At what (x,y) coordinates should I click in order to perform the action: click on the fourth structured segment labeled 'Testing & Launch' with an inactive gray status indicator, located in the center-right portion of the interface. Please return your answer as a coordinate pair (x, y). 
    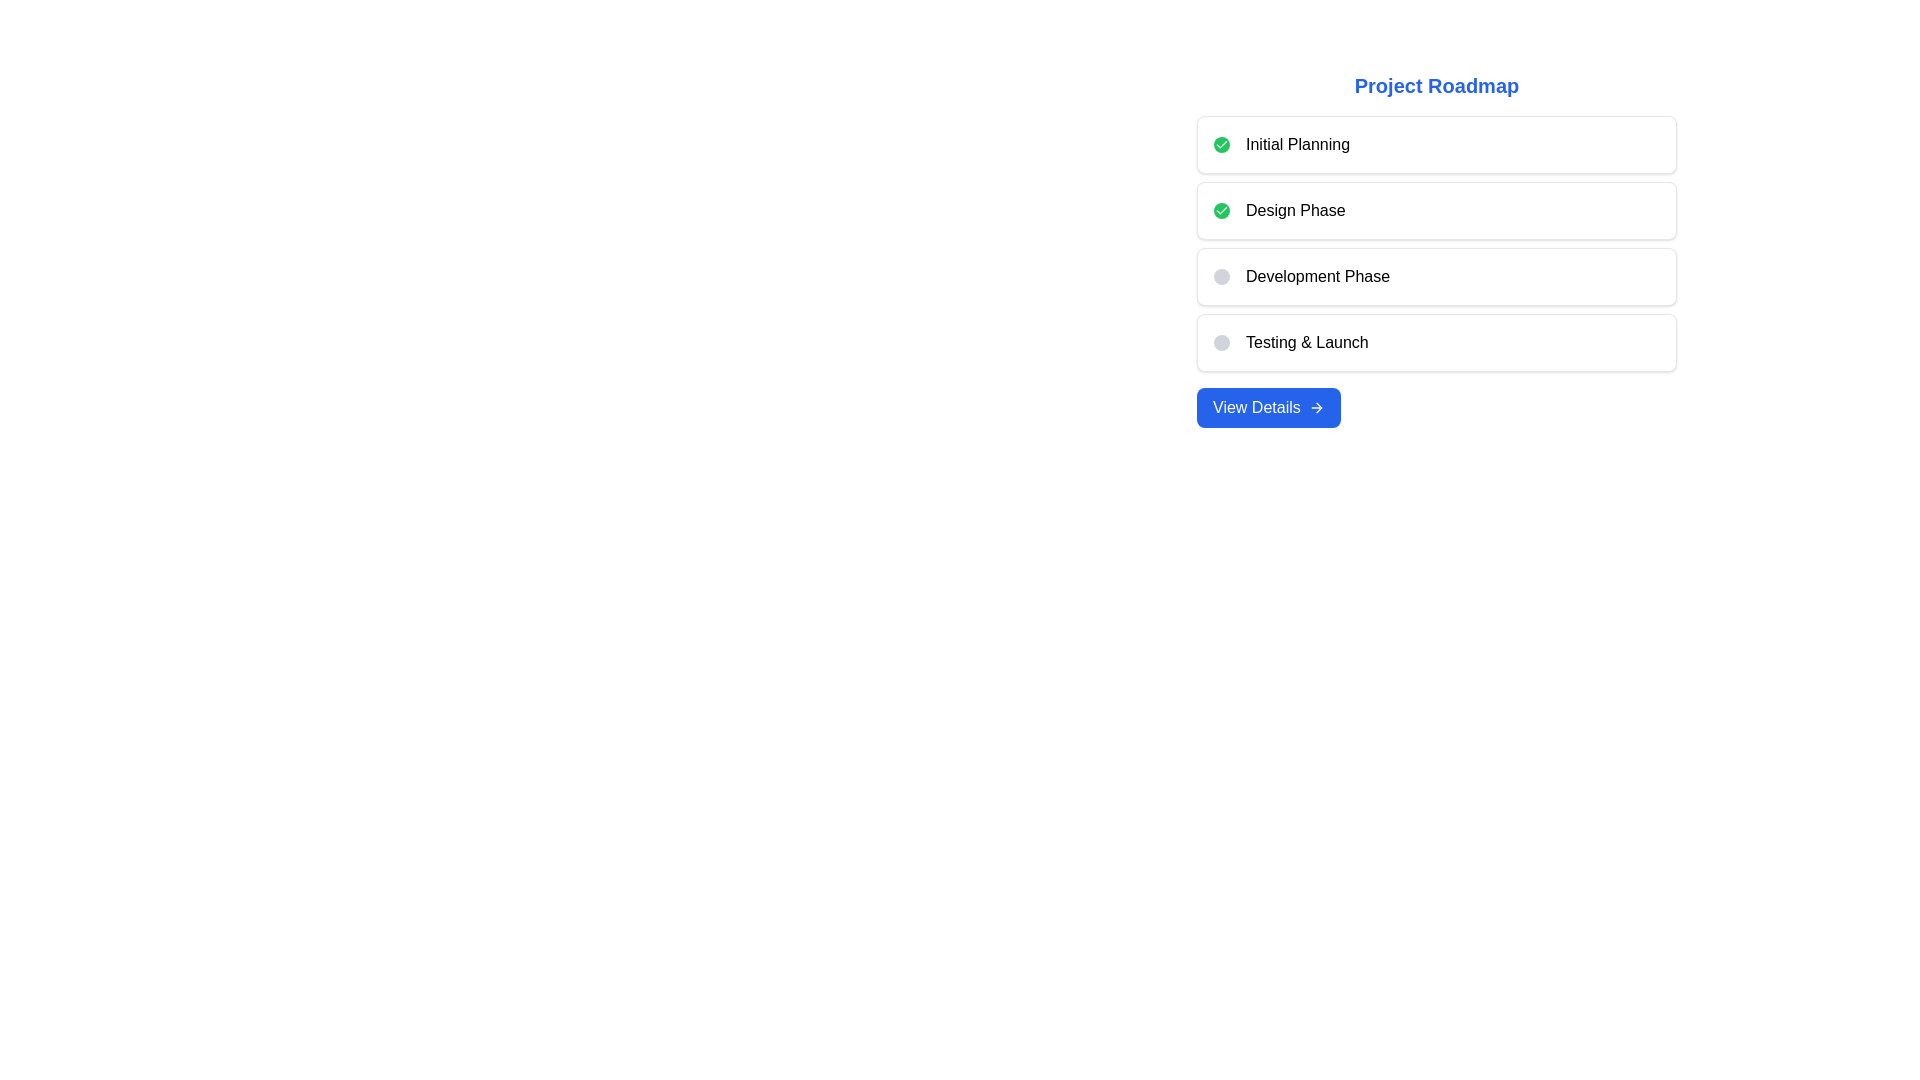
    Looking at the image, I should click on (1435, 342).